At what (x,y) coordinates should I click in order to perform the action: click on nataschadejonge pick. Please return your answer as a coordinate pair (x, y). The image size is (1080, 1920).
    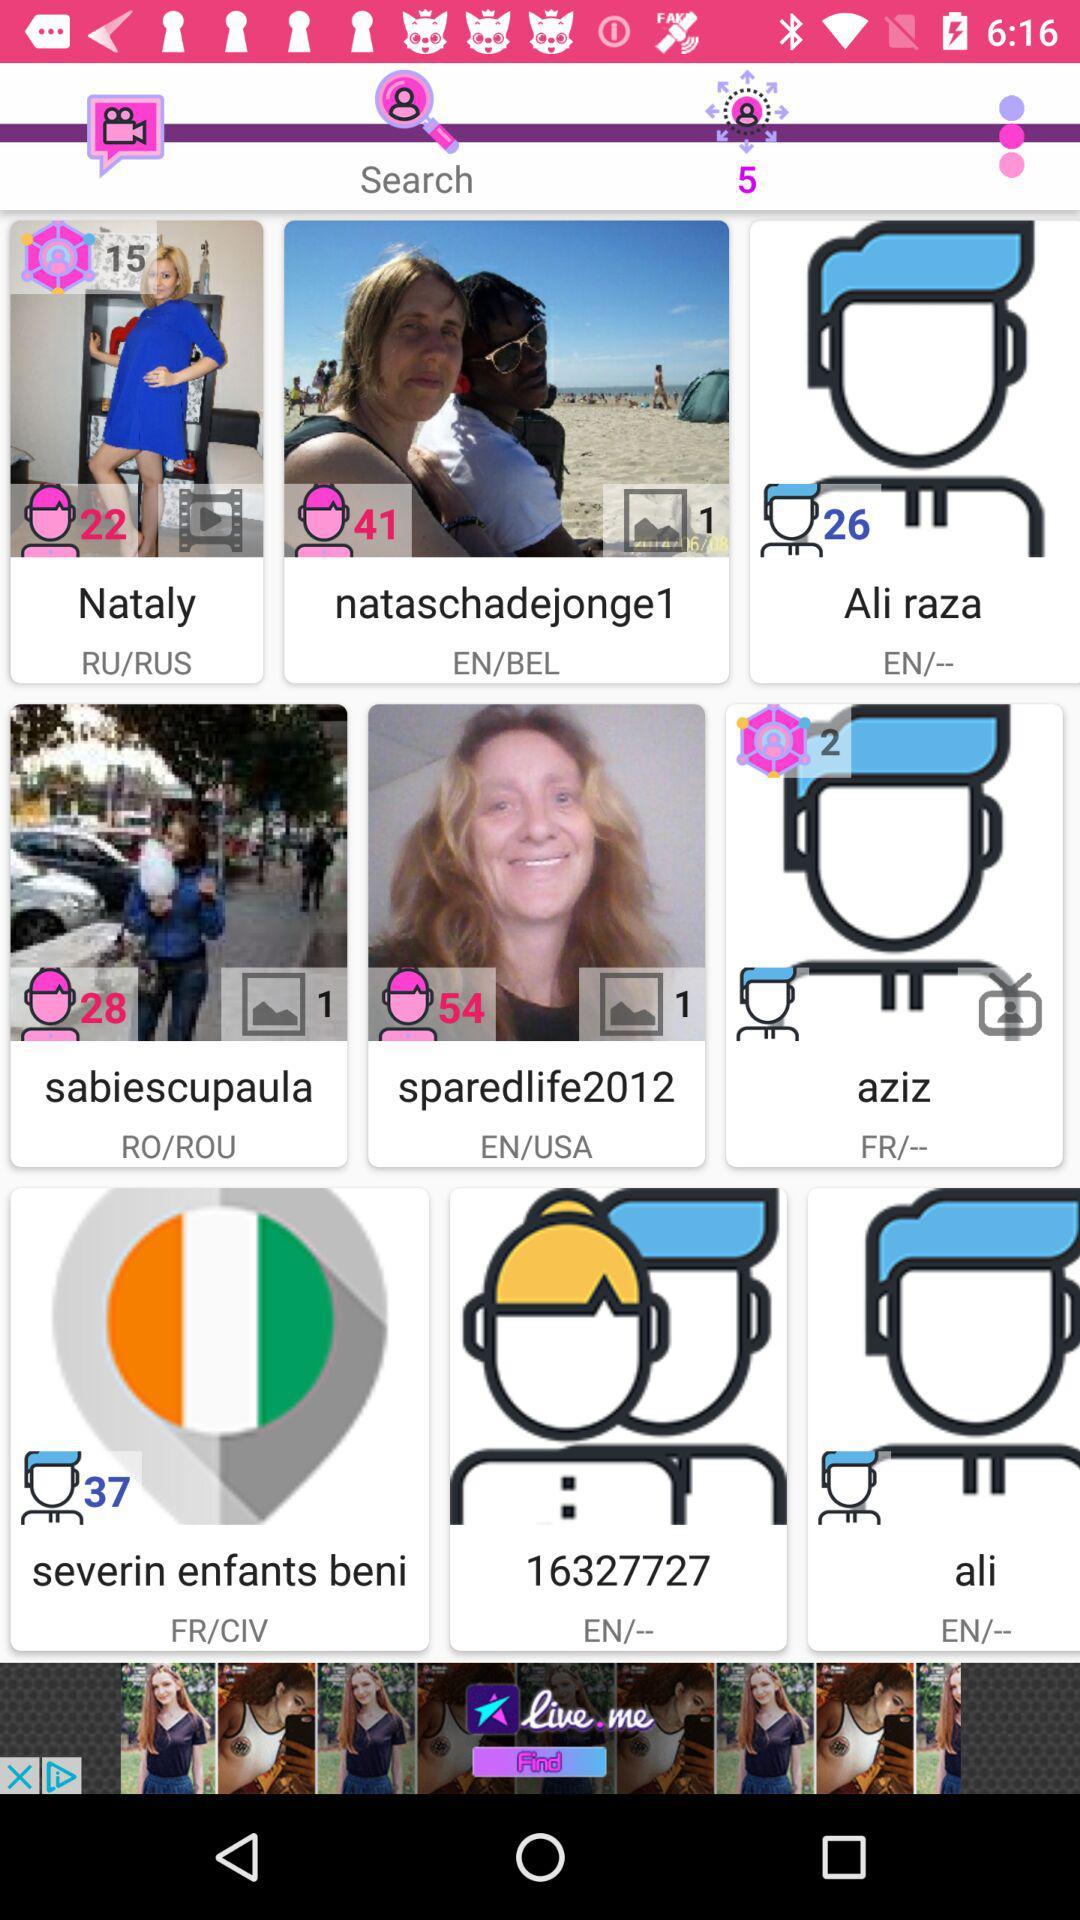
    Looking at the image, I should click on (505, 388).